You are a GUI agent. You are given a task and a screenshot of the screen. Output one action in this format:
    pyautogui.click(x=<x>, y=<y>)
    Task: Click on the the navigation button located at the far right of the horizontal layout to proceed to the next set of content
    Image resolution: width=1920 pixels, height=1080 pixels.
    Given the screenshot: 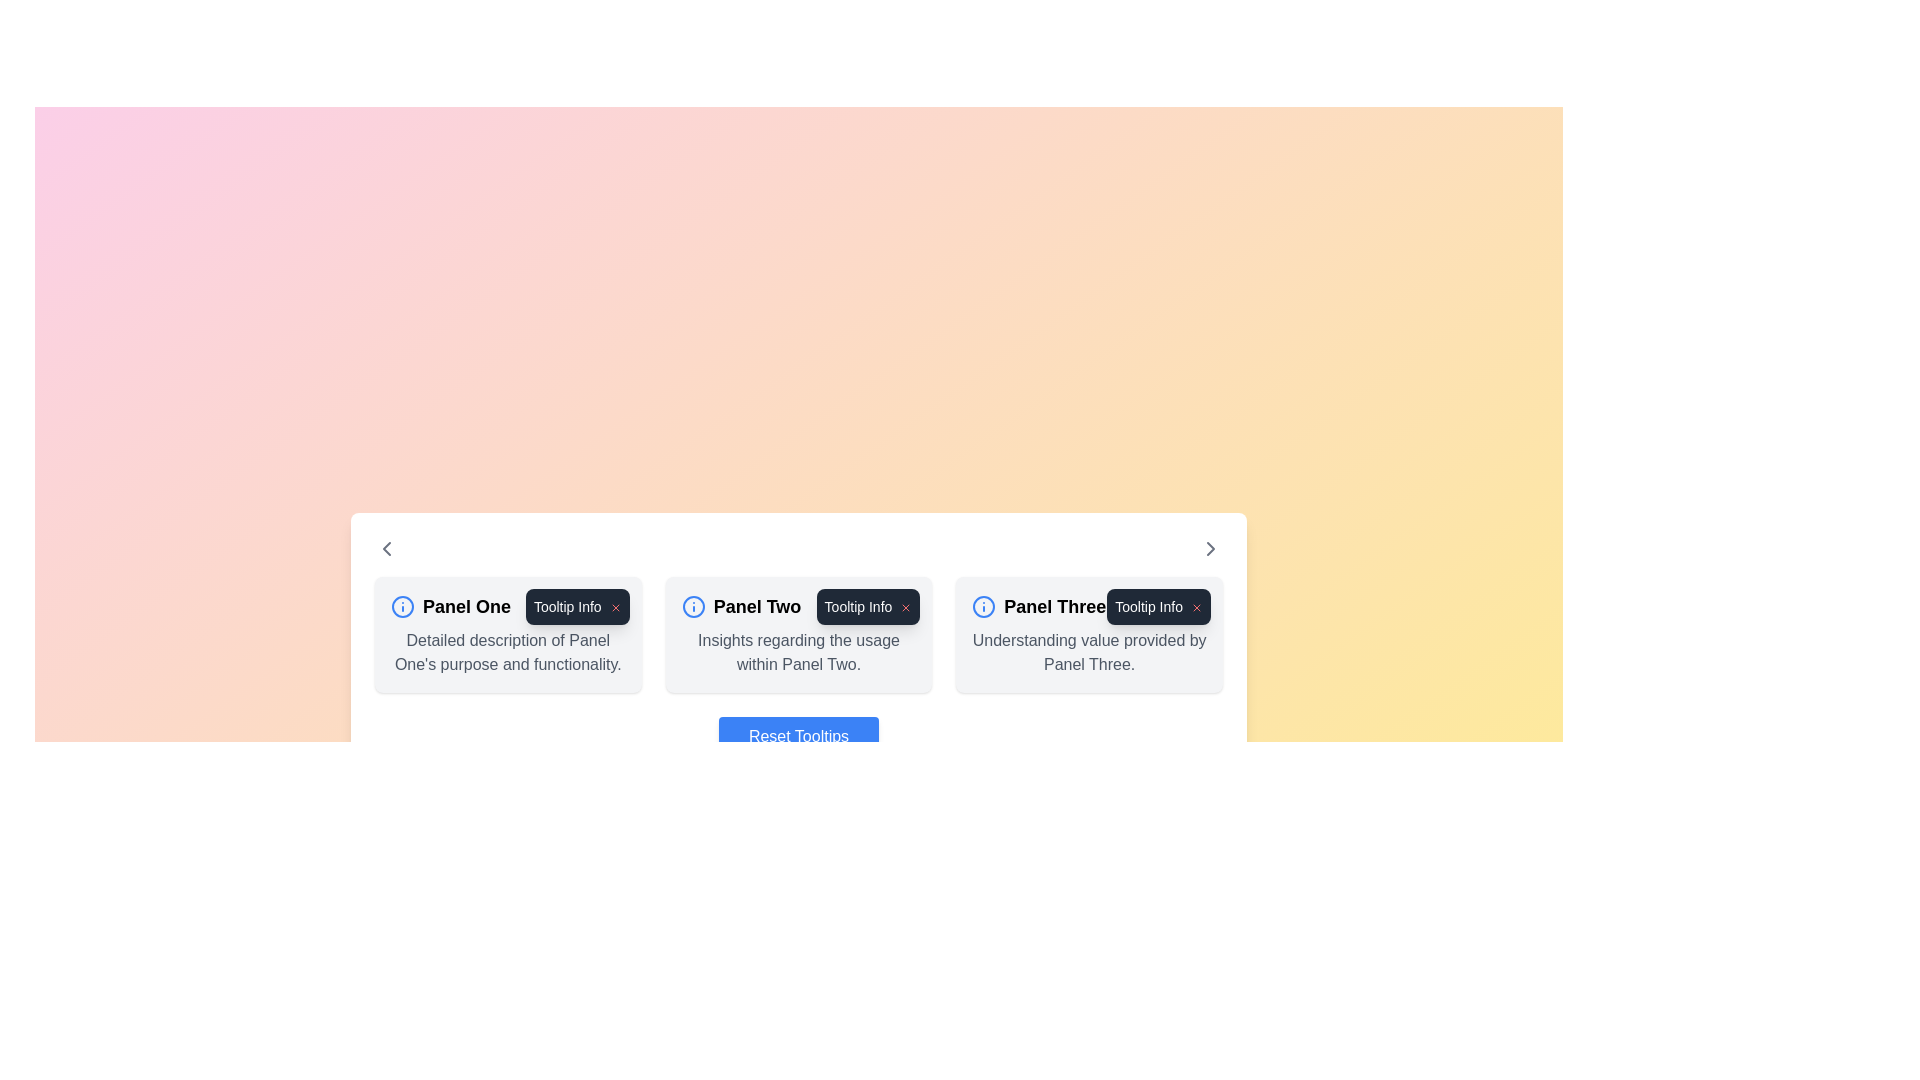 What is the action you would take?
    pyautogui.click(x=1209, y=548)
    